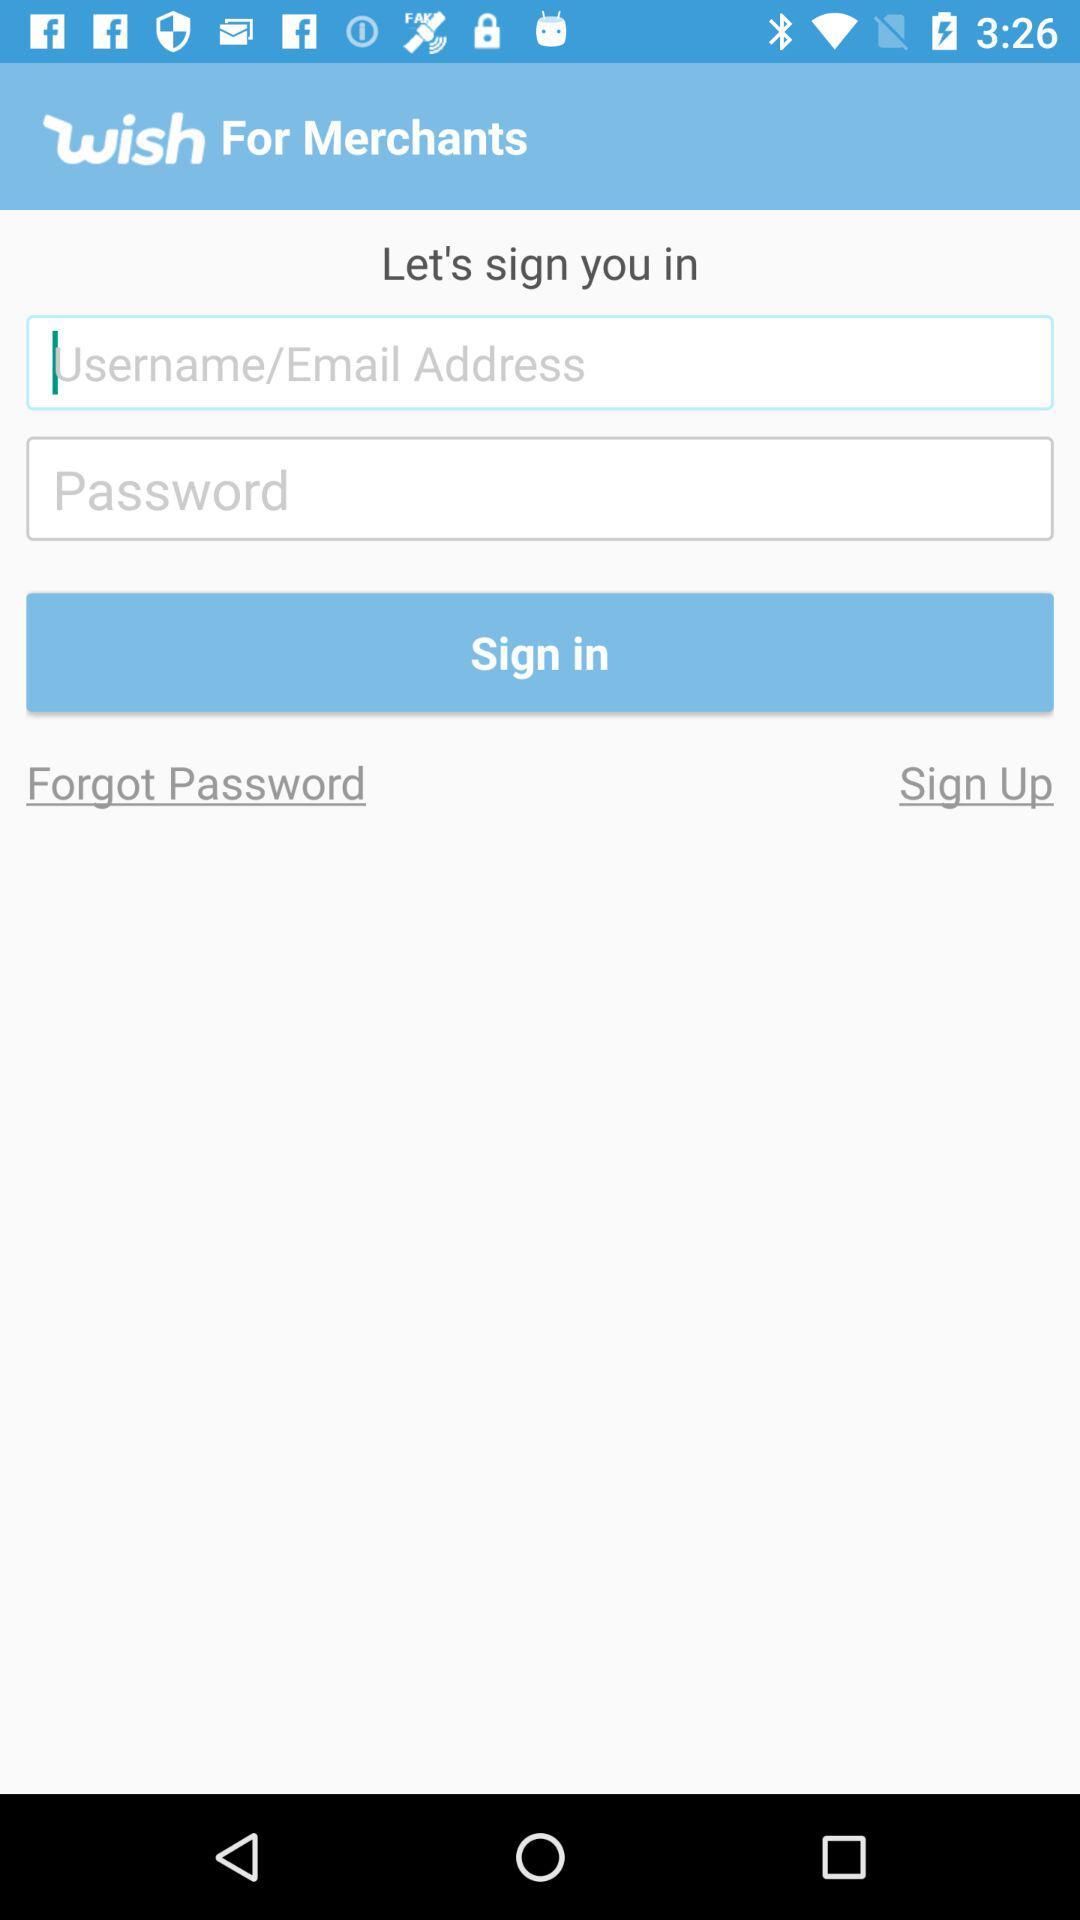 This screenshot has width=1080, height=1920. What do you see at coordinates (795, 780) in the screenshot?
I see `sign up` at bounding box center [795, 780].